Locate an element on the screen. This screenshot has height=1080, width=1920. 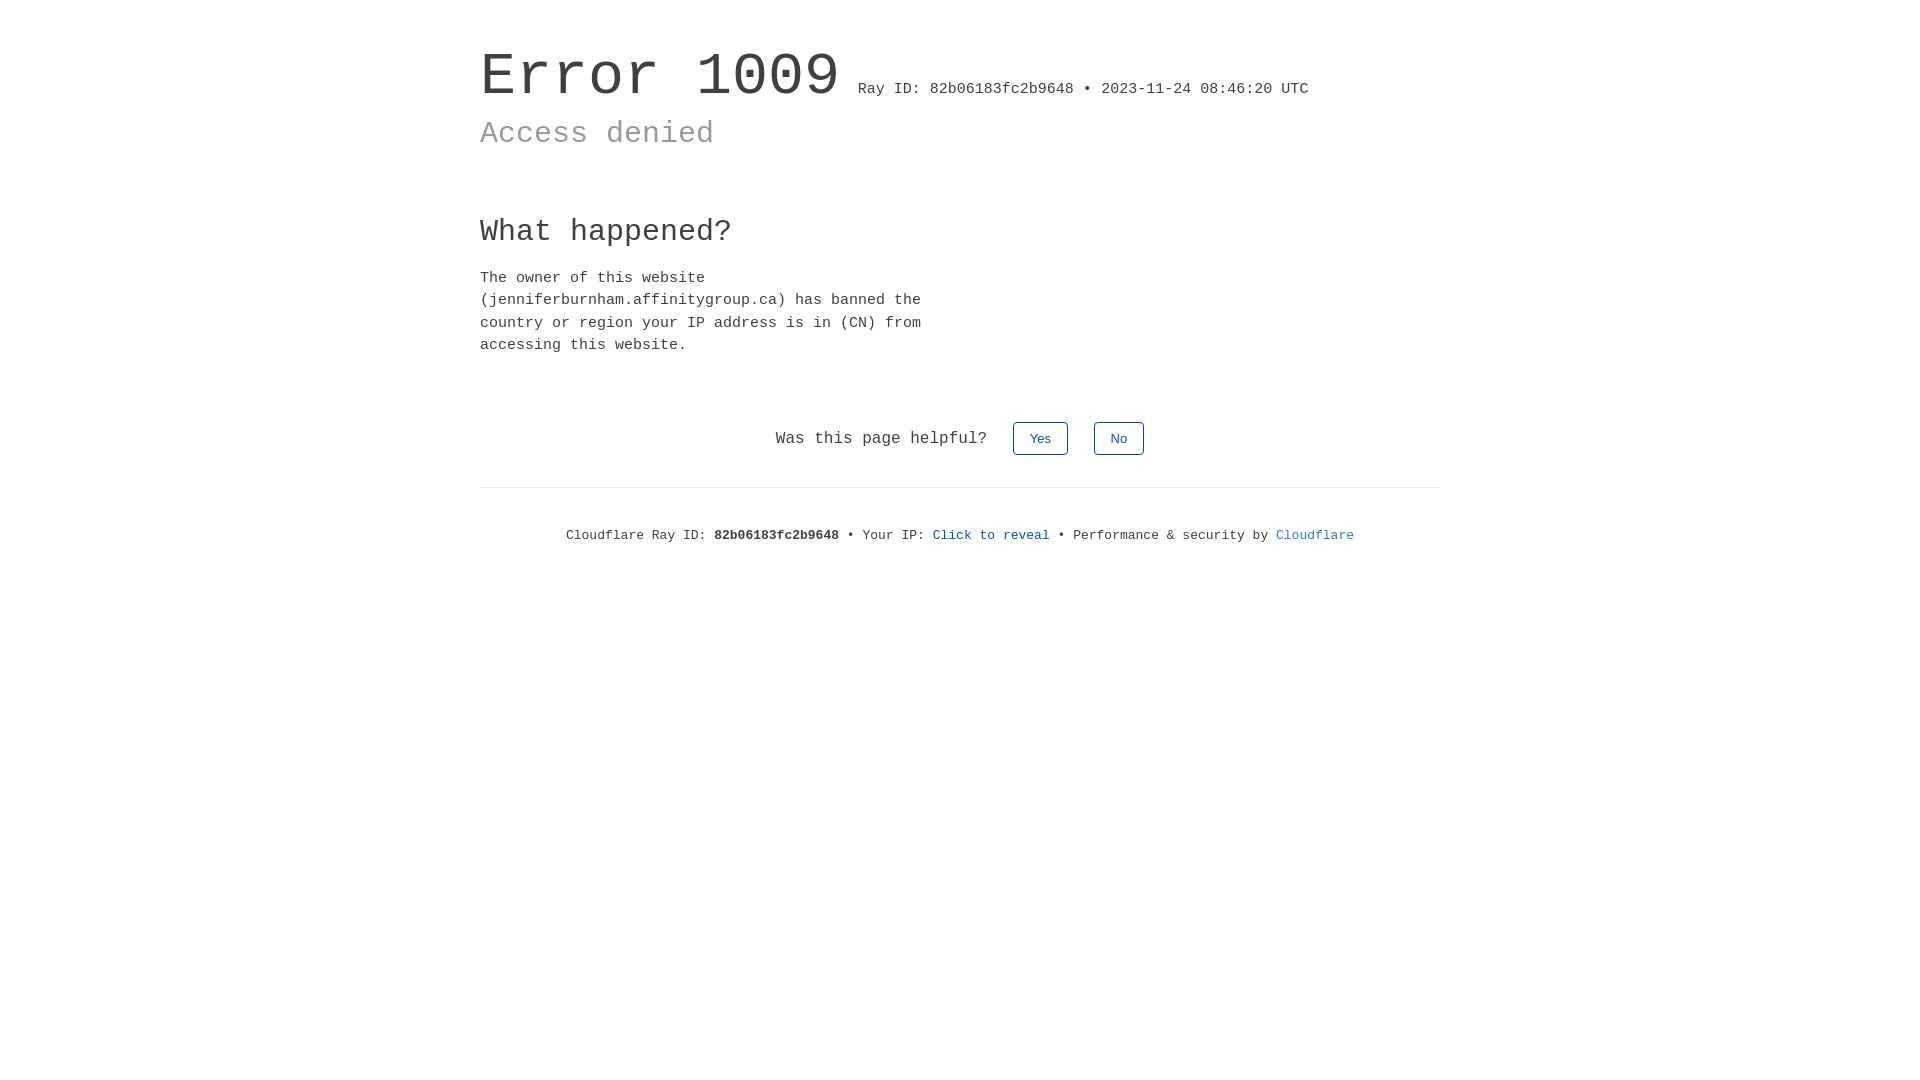
'Click to reveal' is located at coordinates (991, 534).